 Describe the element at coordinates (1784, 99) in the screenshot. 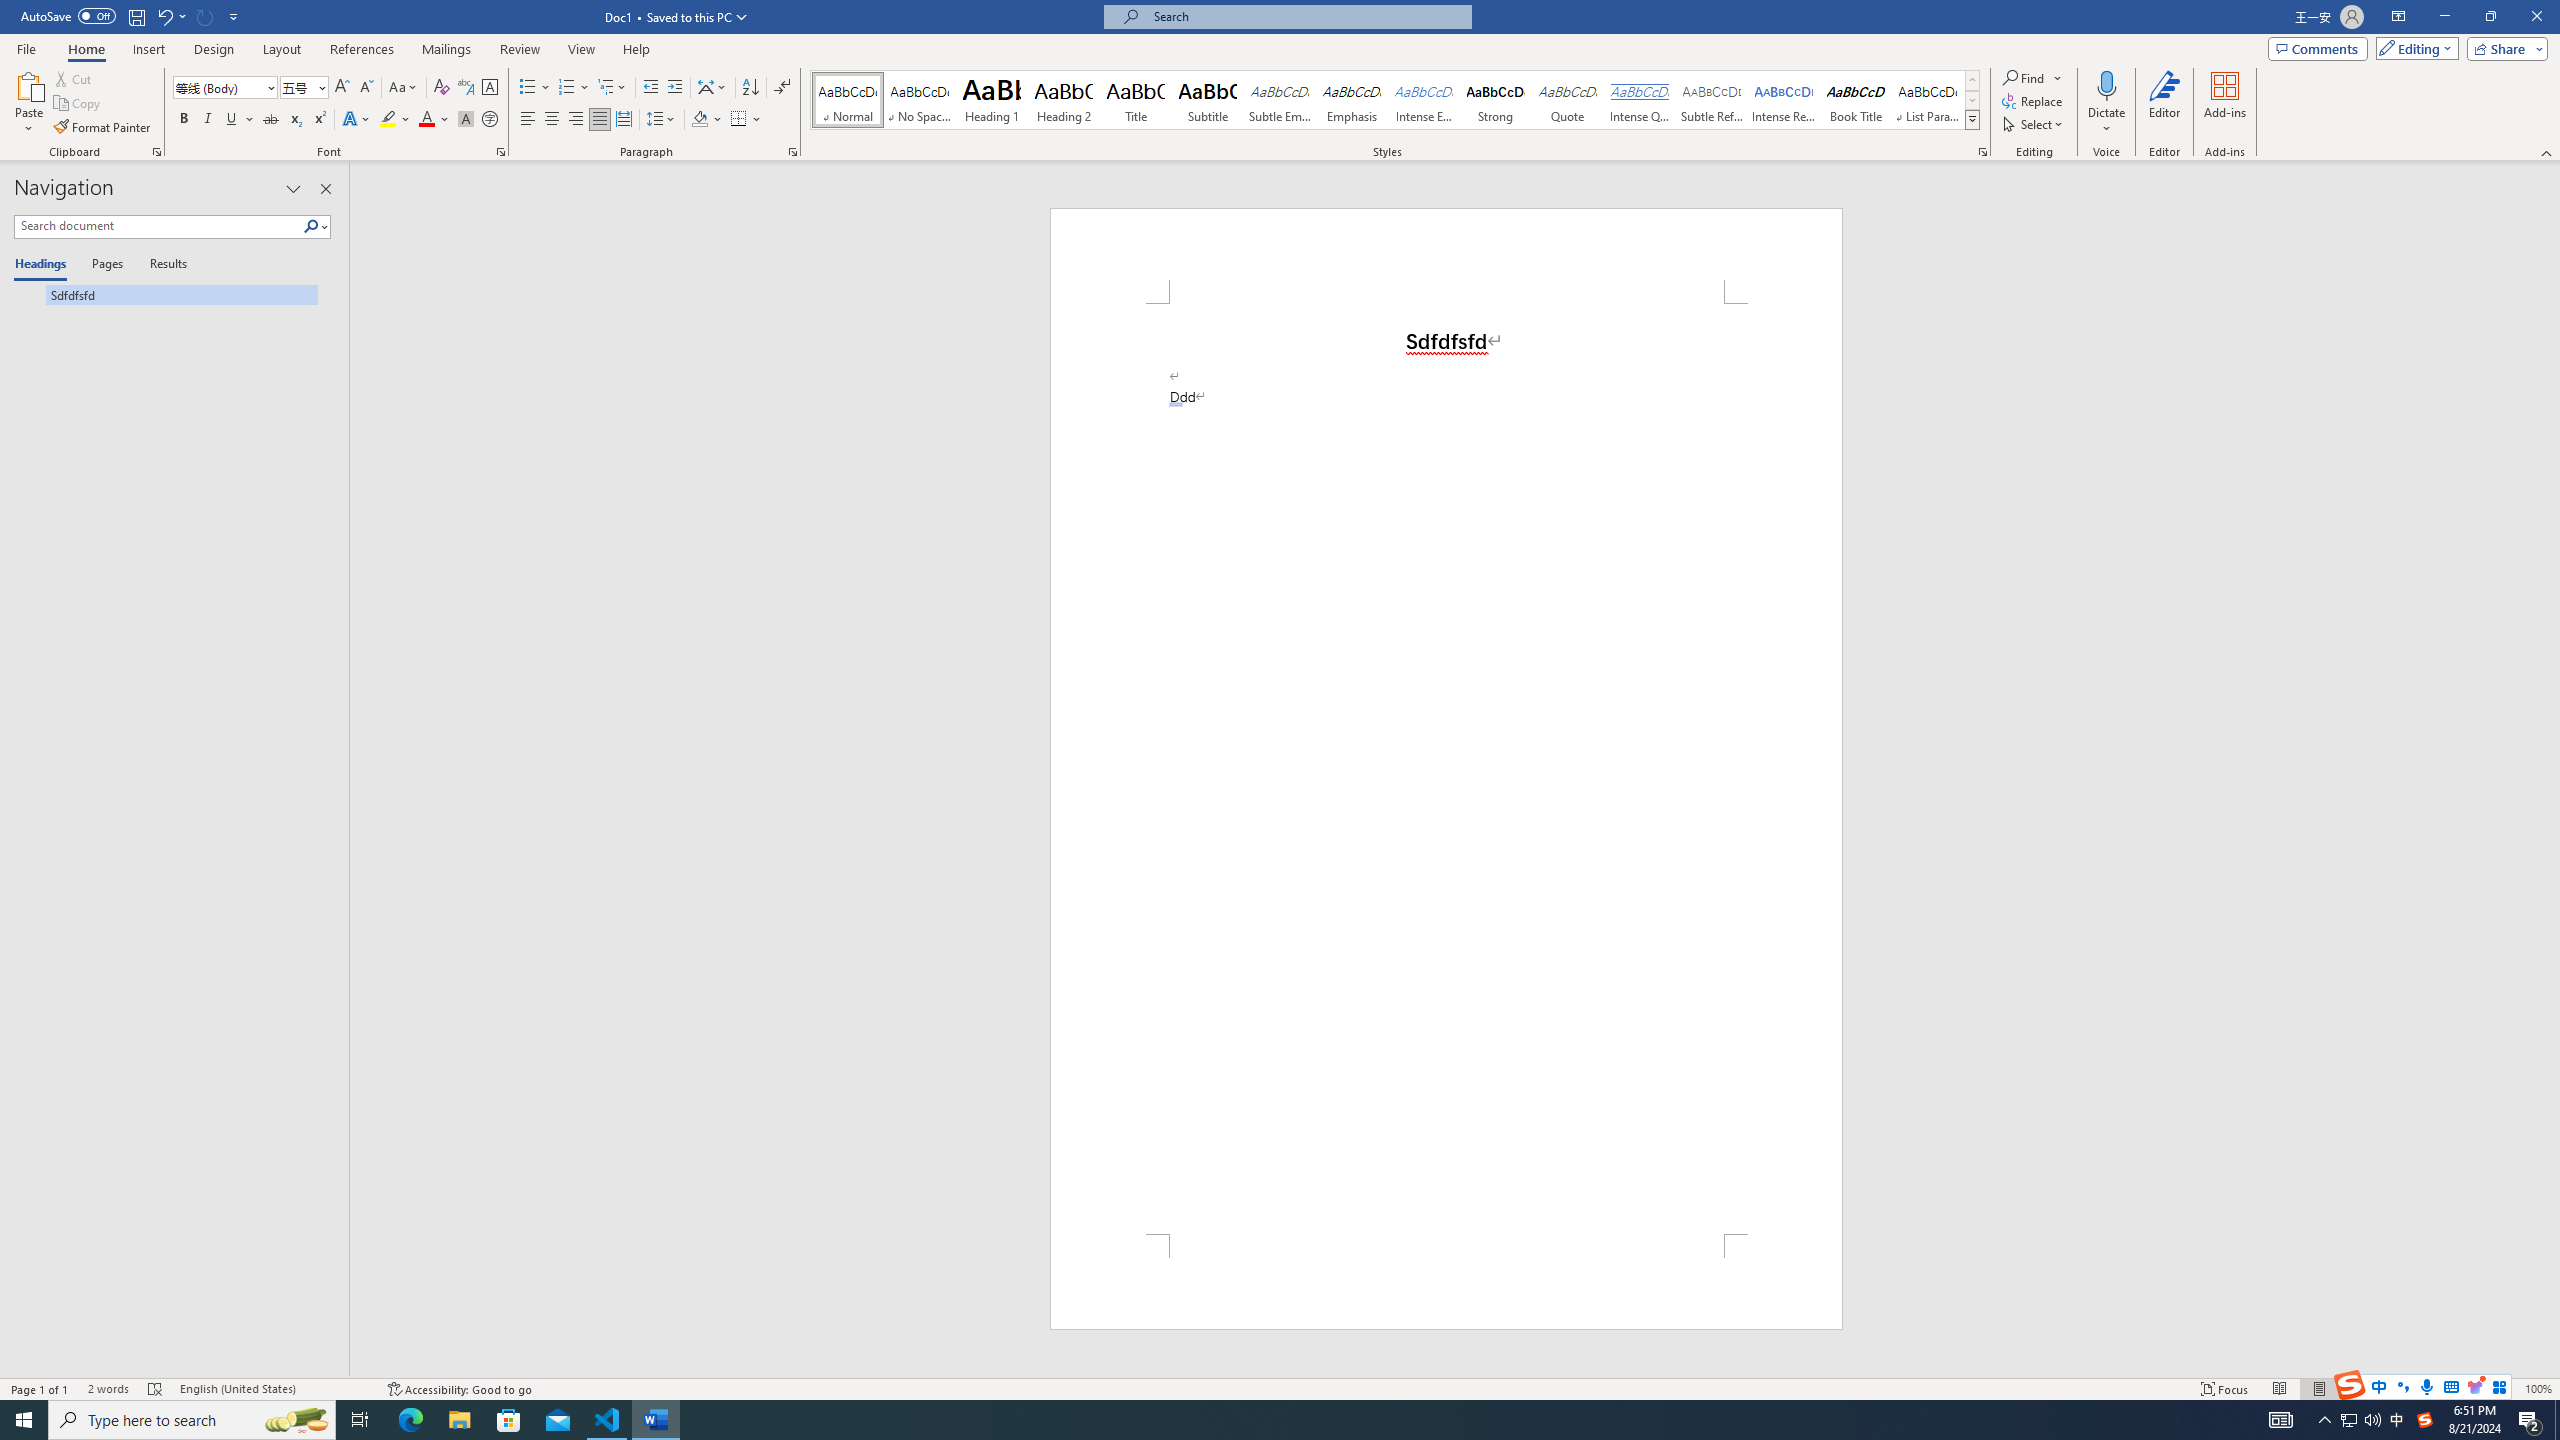

I see `'Intense Reference'` at that location.